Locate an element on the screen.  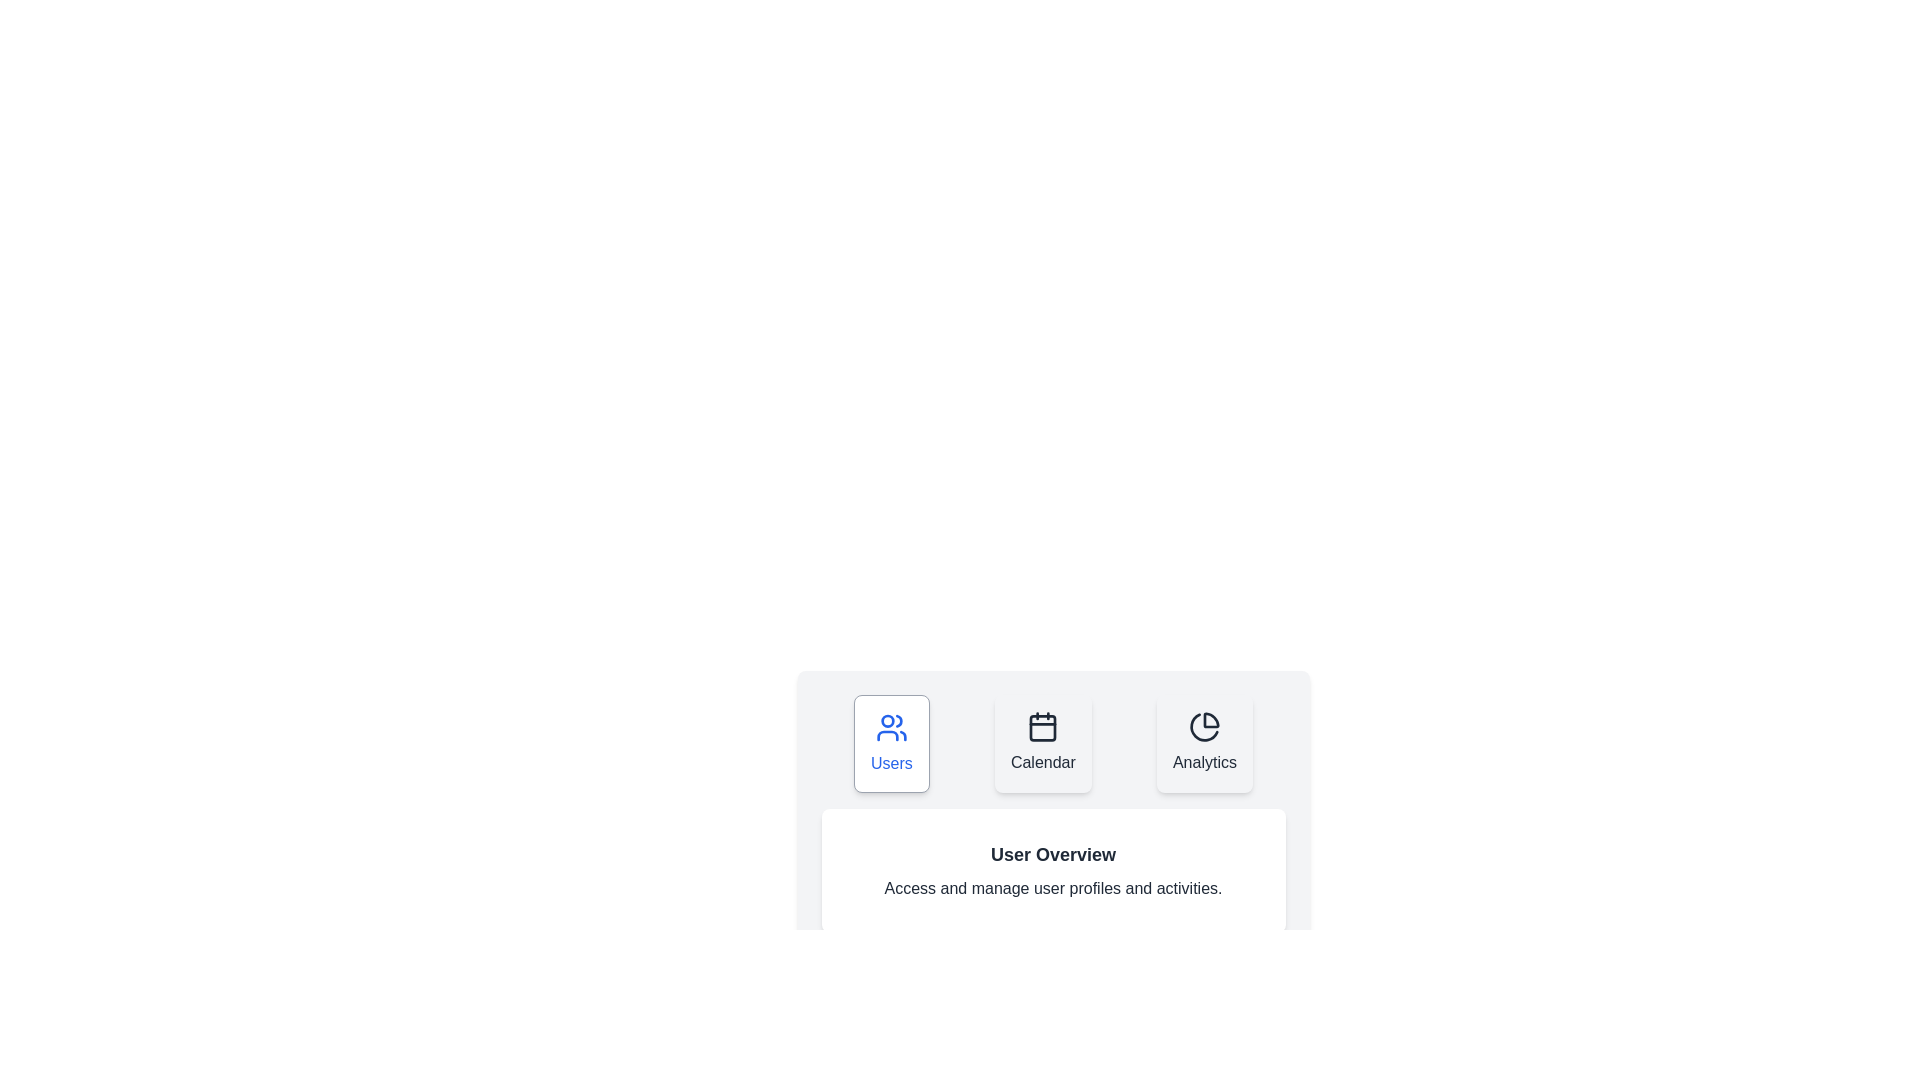
the Button with icon that displays 'Users', 'Calendar', and 'Analytics' is located at coordinates (1052, 744).